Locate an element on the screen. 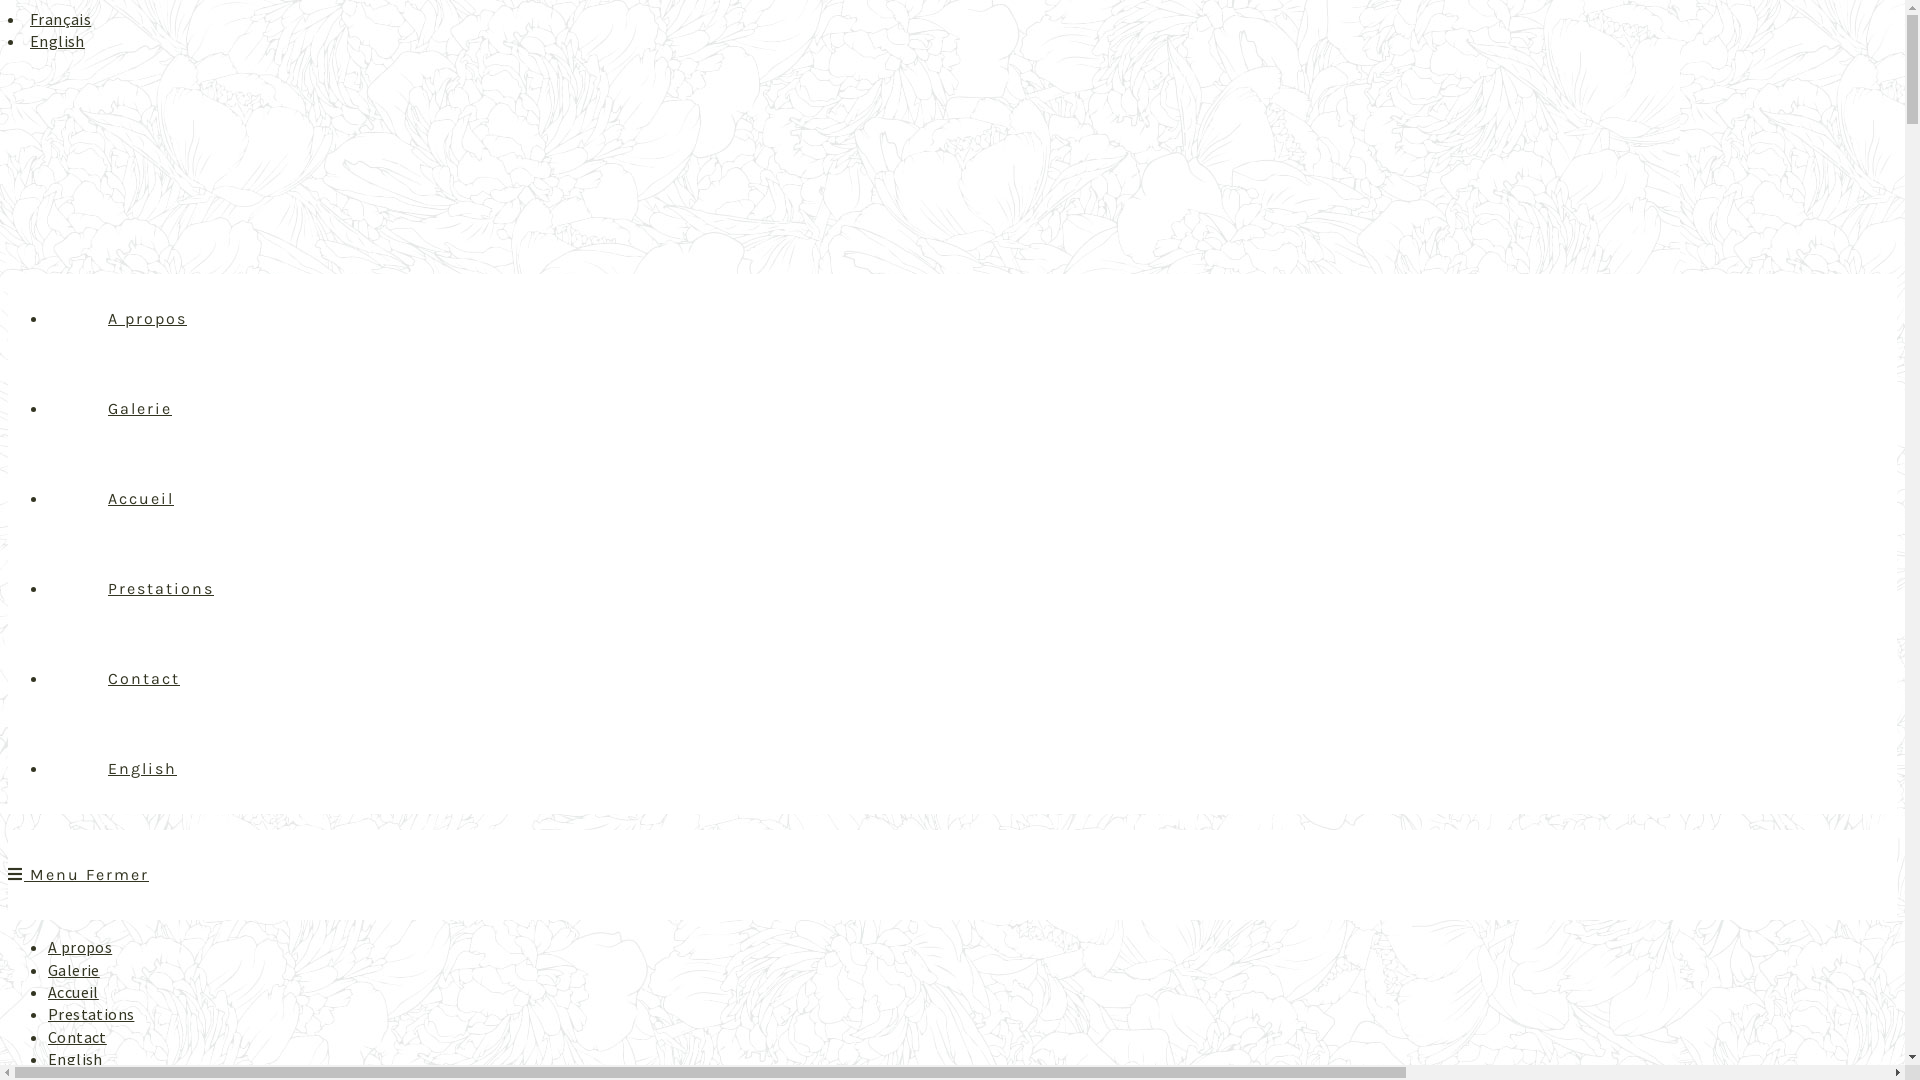 This screenshot has width=1920, height=1080. 'English' is located at coordinates (75, 1058).